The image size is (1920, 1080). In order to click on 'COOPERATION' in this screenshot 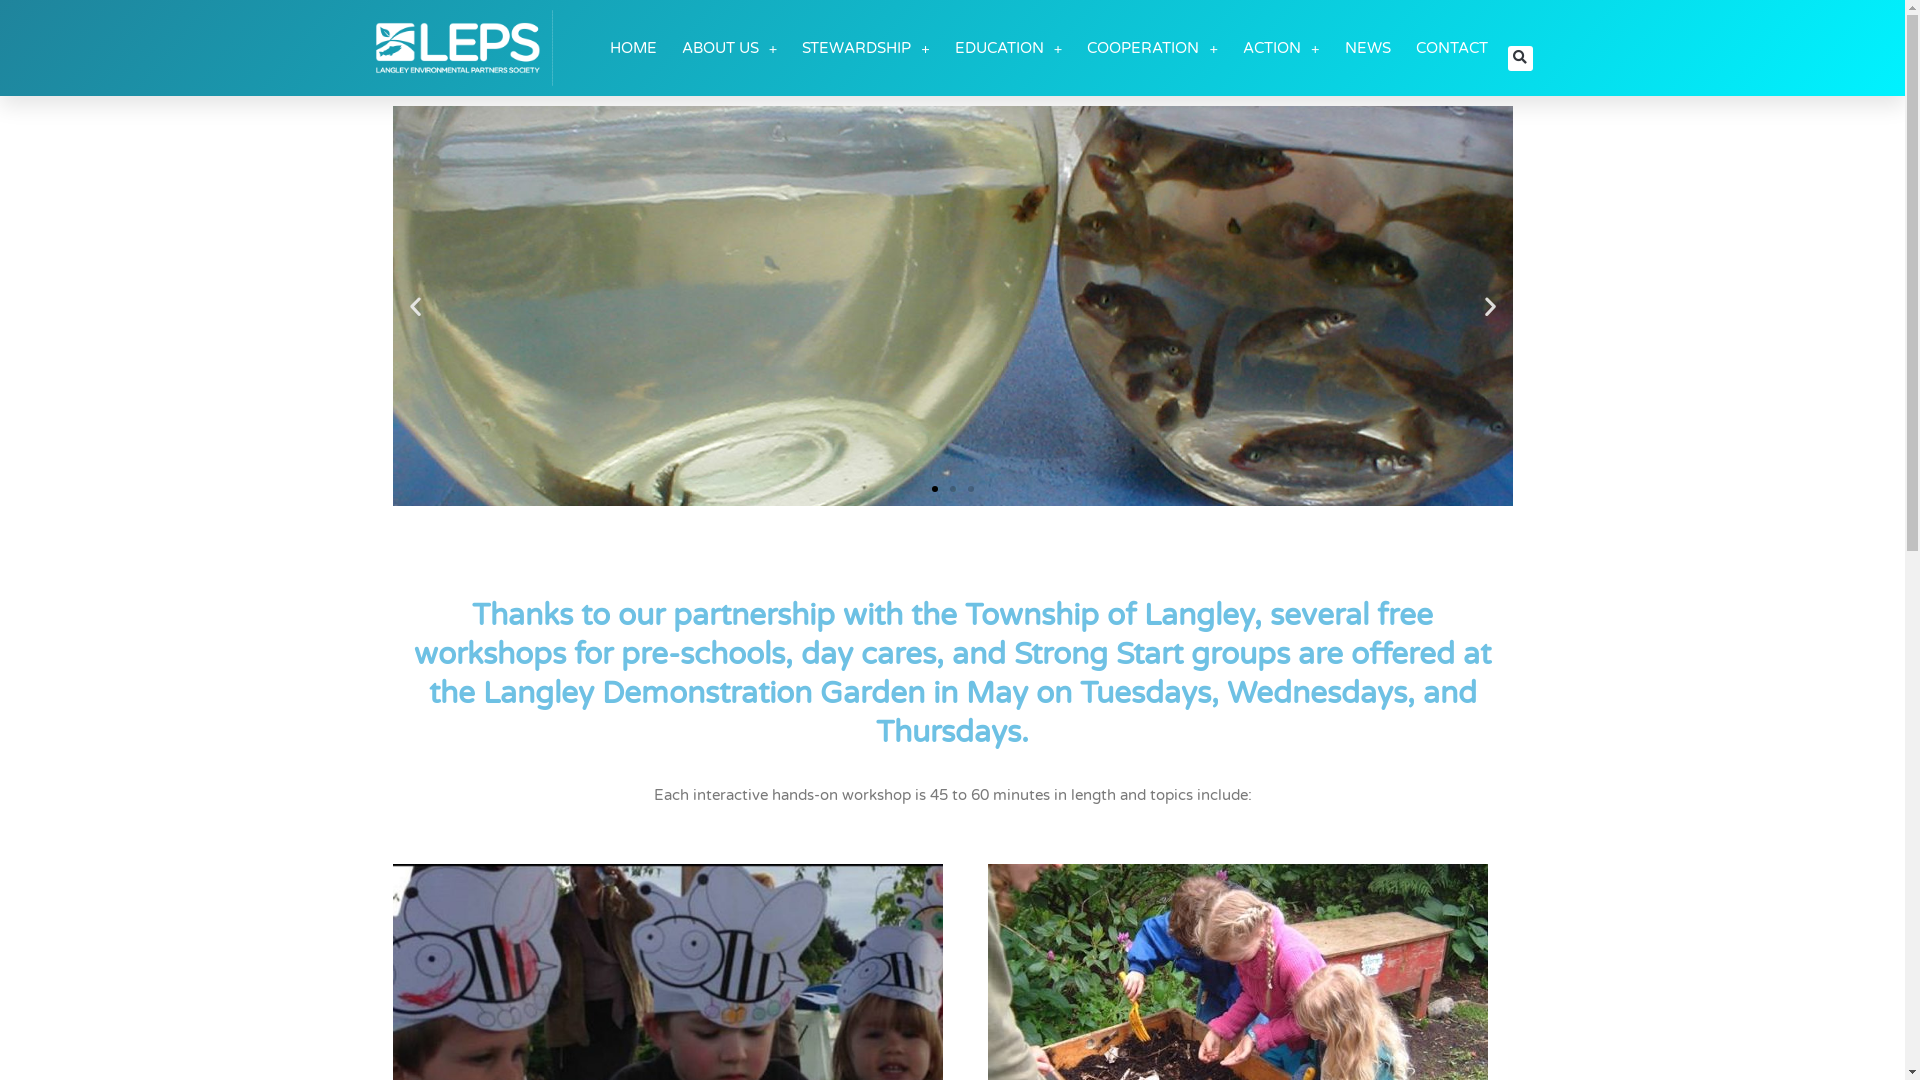, I will do `click(1152, 46)`.